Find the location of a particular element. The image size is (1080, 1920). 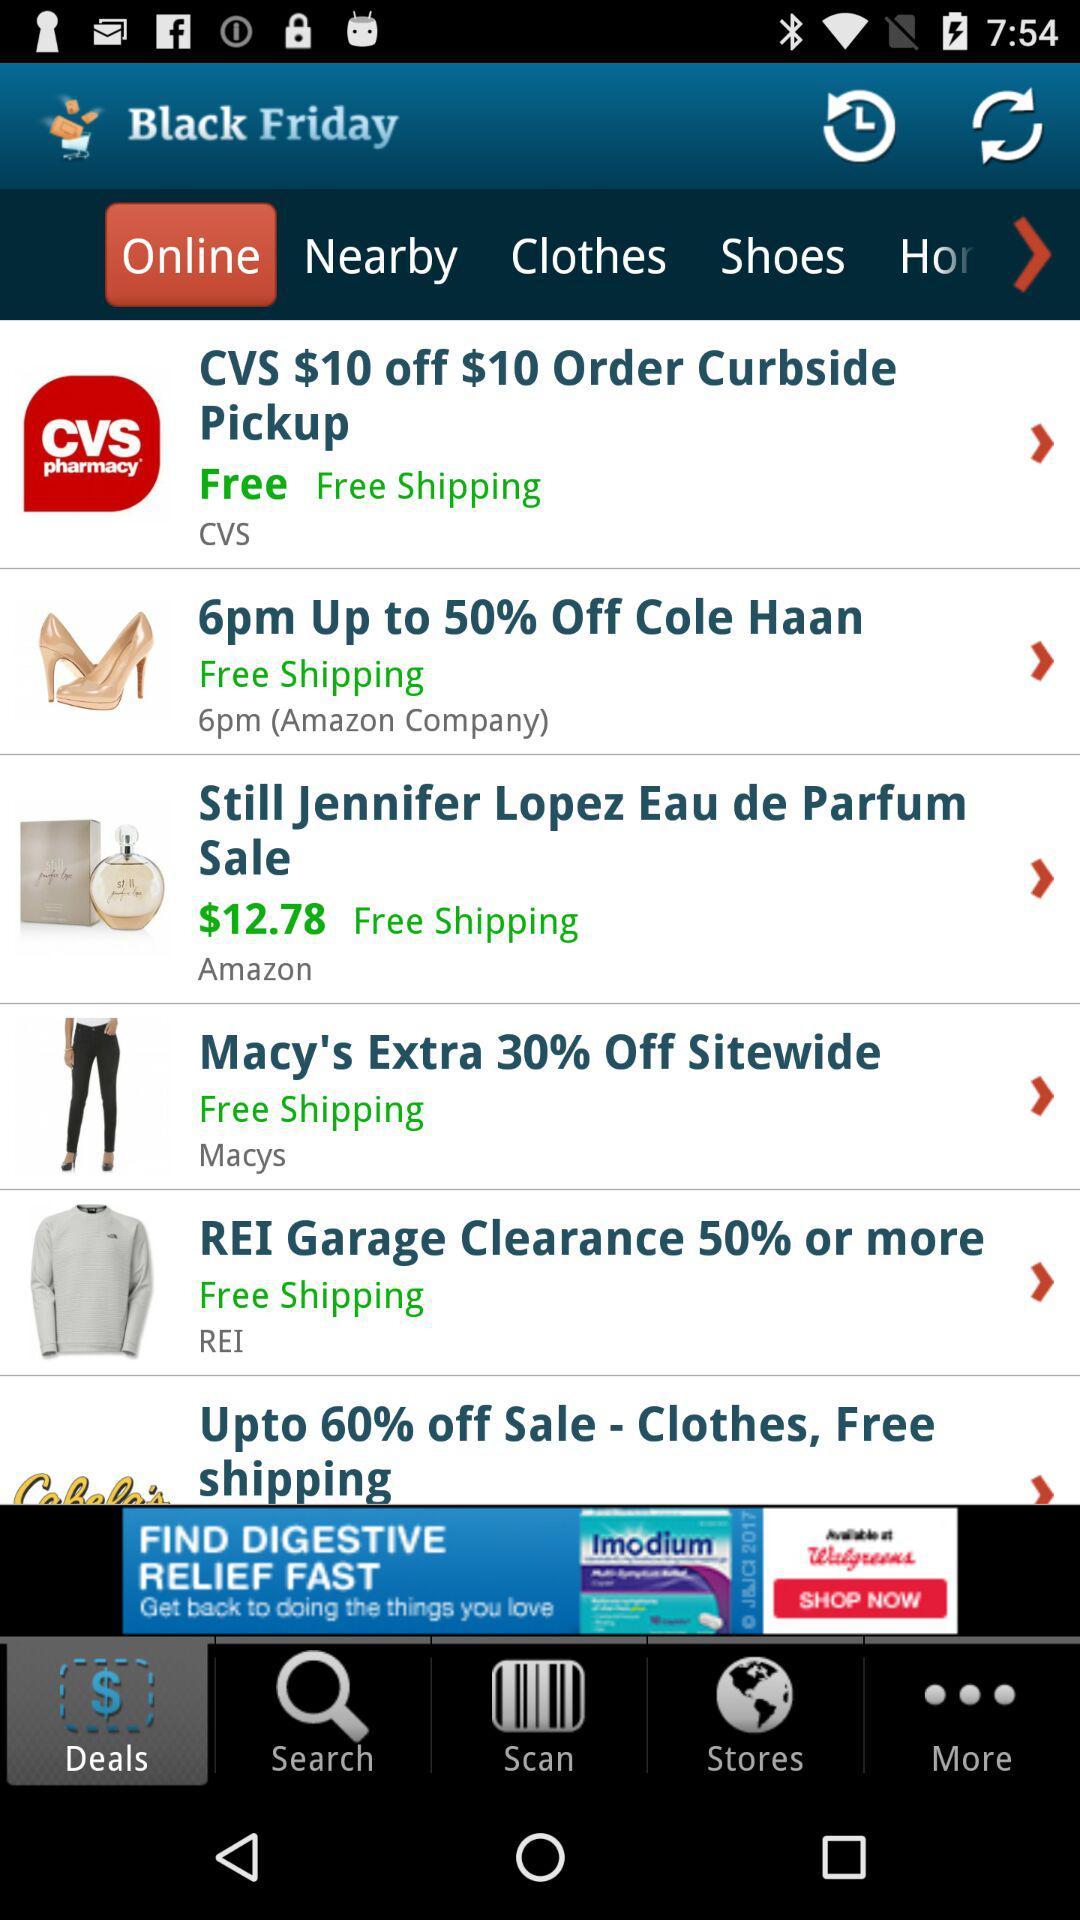

advertisement page is located at coordinates (540, 1569).